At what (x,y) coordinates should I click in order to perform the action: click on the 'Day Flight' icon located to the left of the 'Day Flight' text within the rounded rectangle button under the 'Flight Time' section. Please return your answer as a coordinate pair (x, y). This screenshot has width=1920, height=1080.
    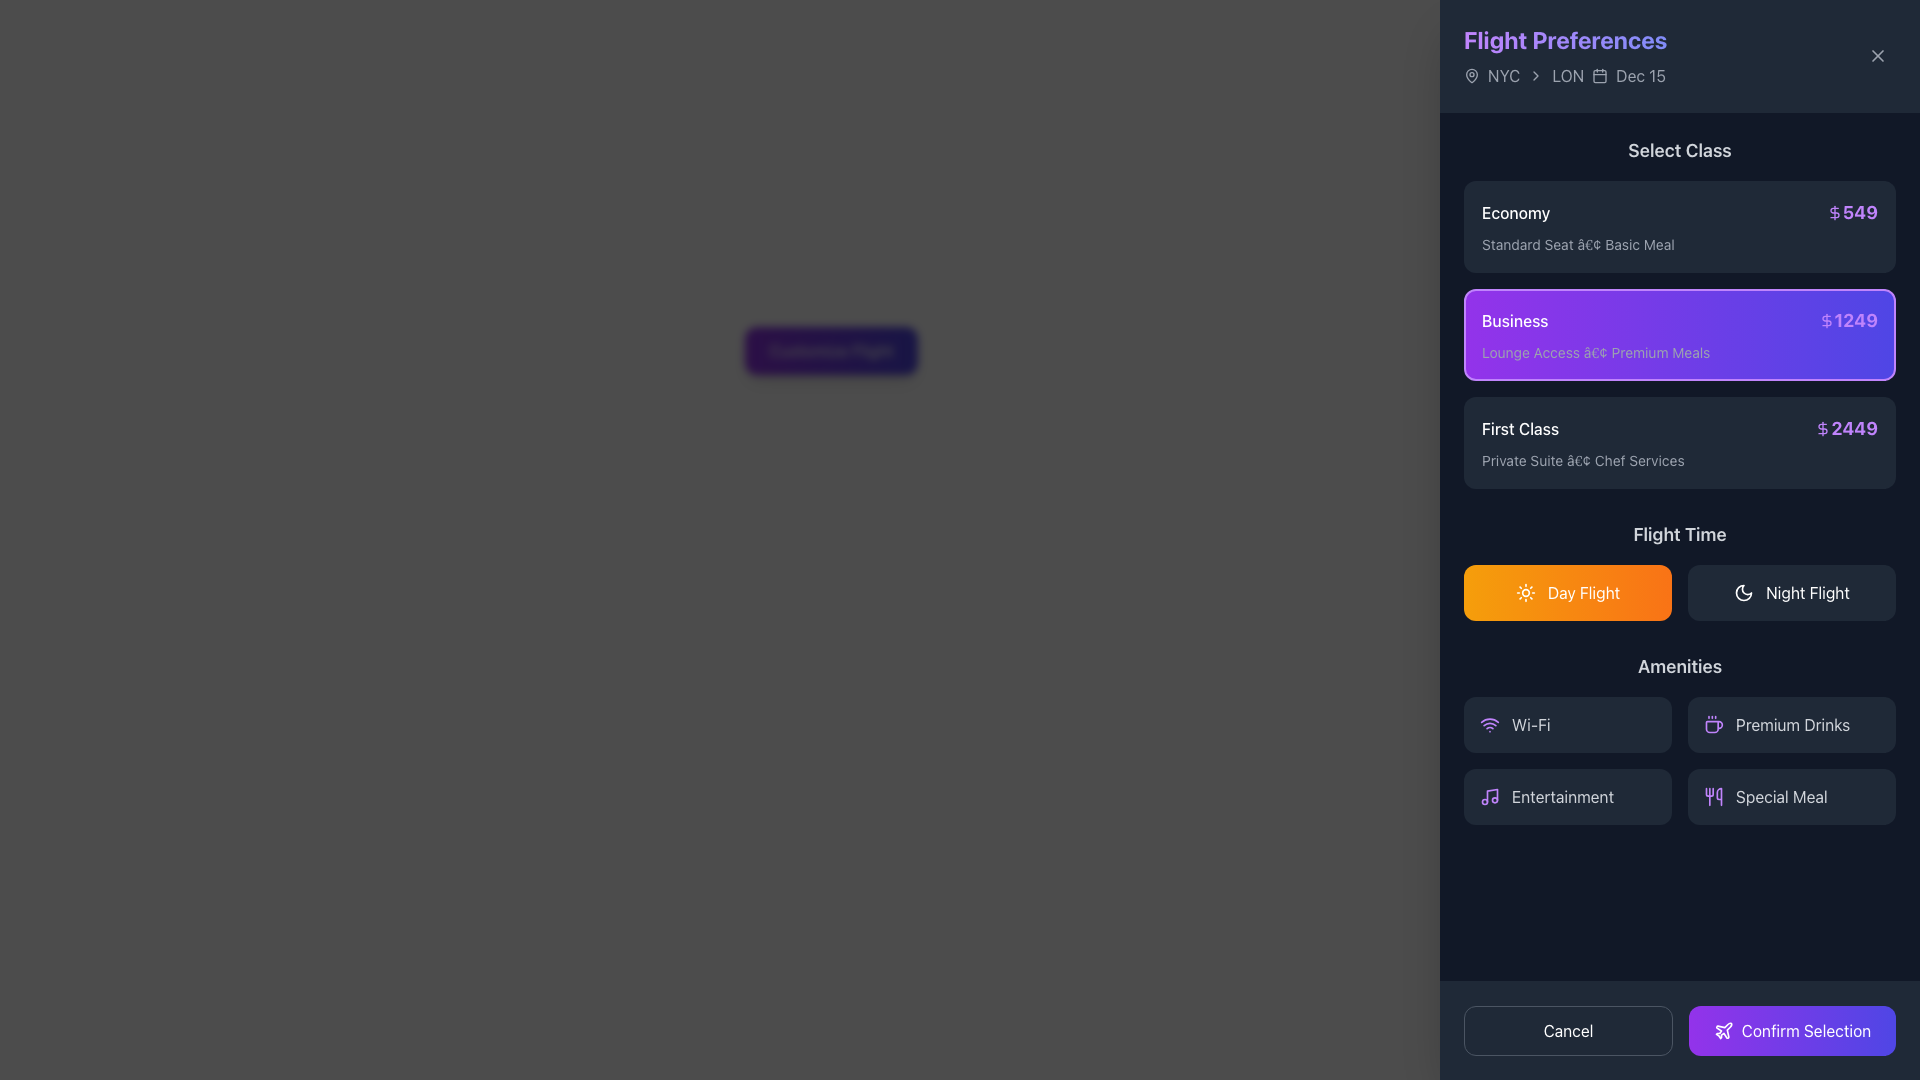
    Looking at the image, I should click on (1524, 592).